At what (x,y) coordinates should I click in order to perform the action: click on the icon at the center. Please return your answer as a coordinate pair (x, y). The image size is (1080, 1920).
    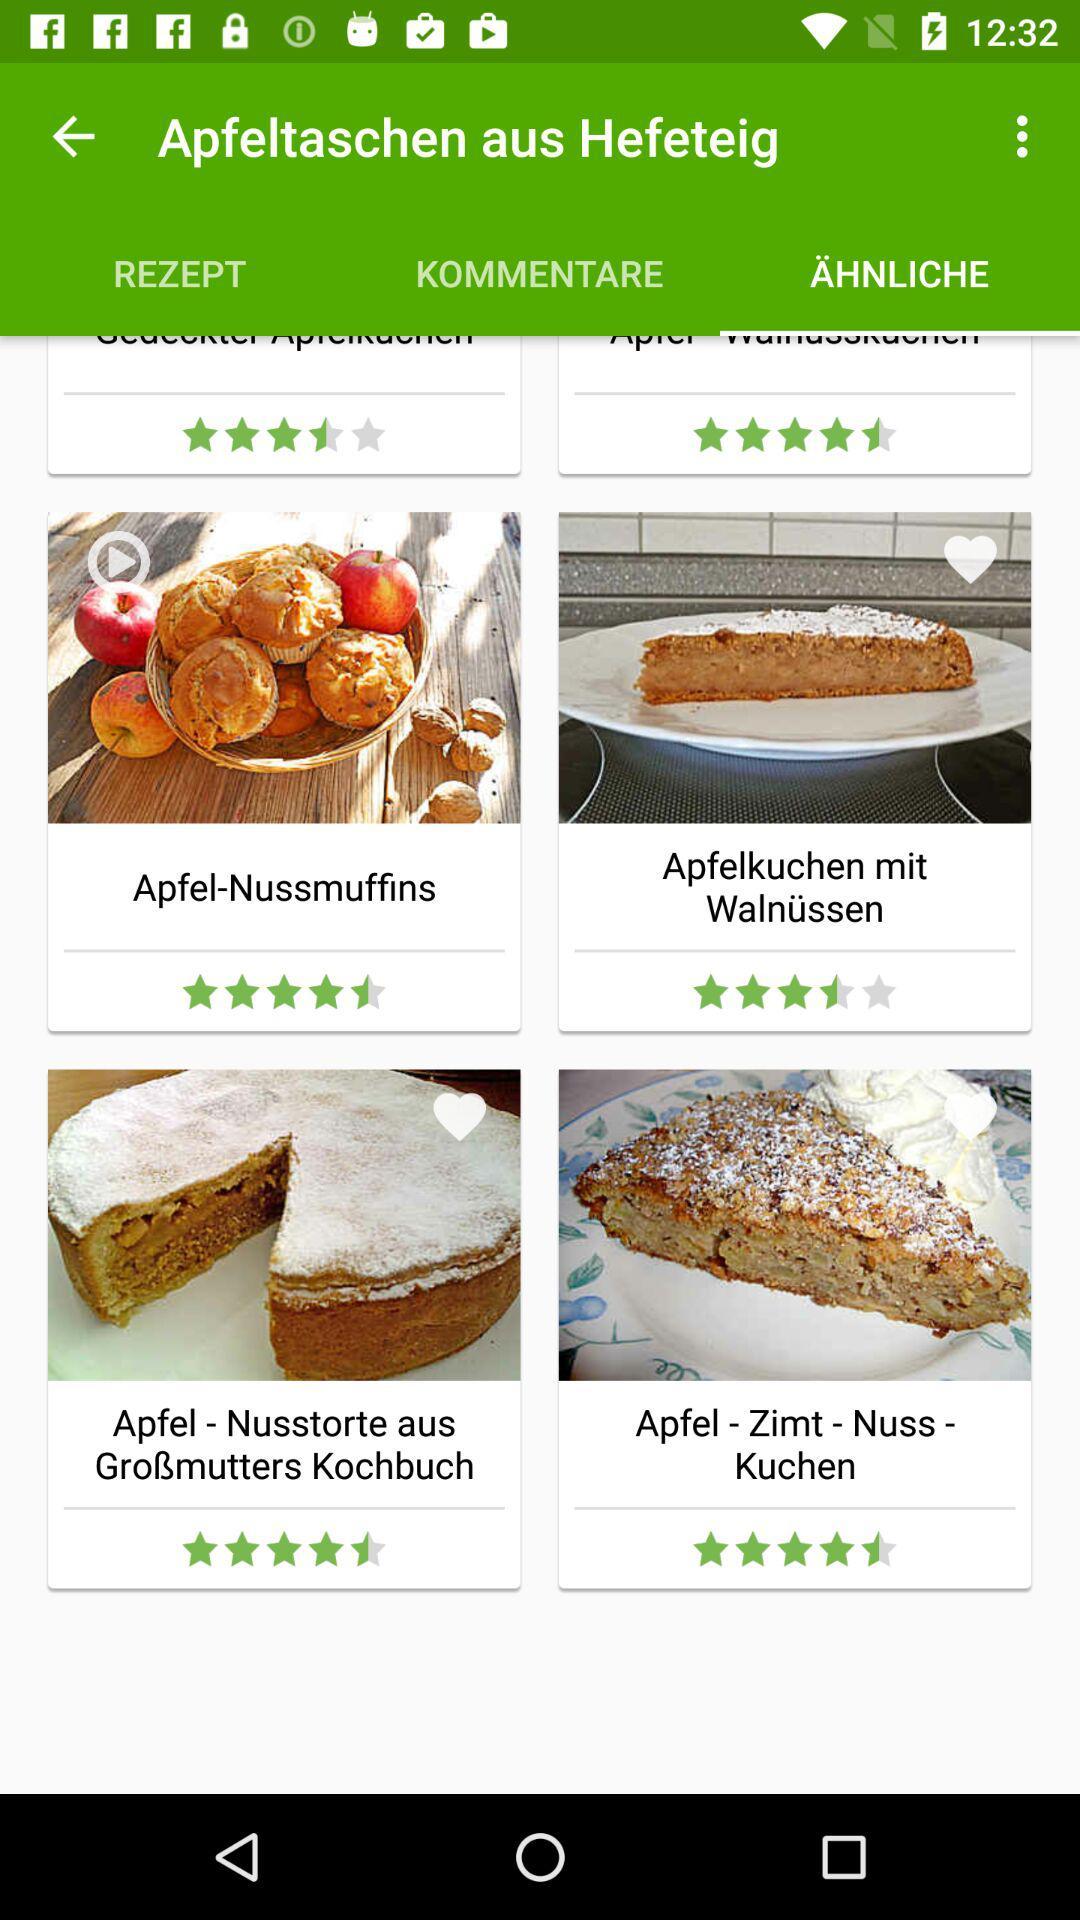
    Looking at the image, I should click on (459, 1115).